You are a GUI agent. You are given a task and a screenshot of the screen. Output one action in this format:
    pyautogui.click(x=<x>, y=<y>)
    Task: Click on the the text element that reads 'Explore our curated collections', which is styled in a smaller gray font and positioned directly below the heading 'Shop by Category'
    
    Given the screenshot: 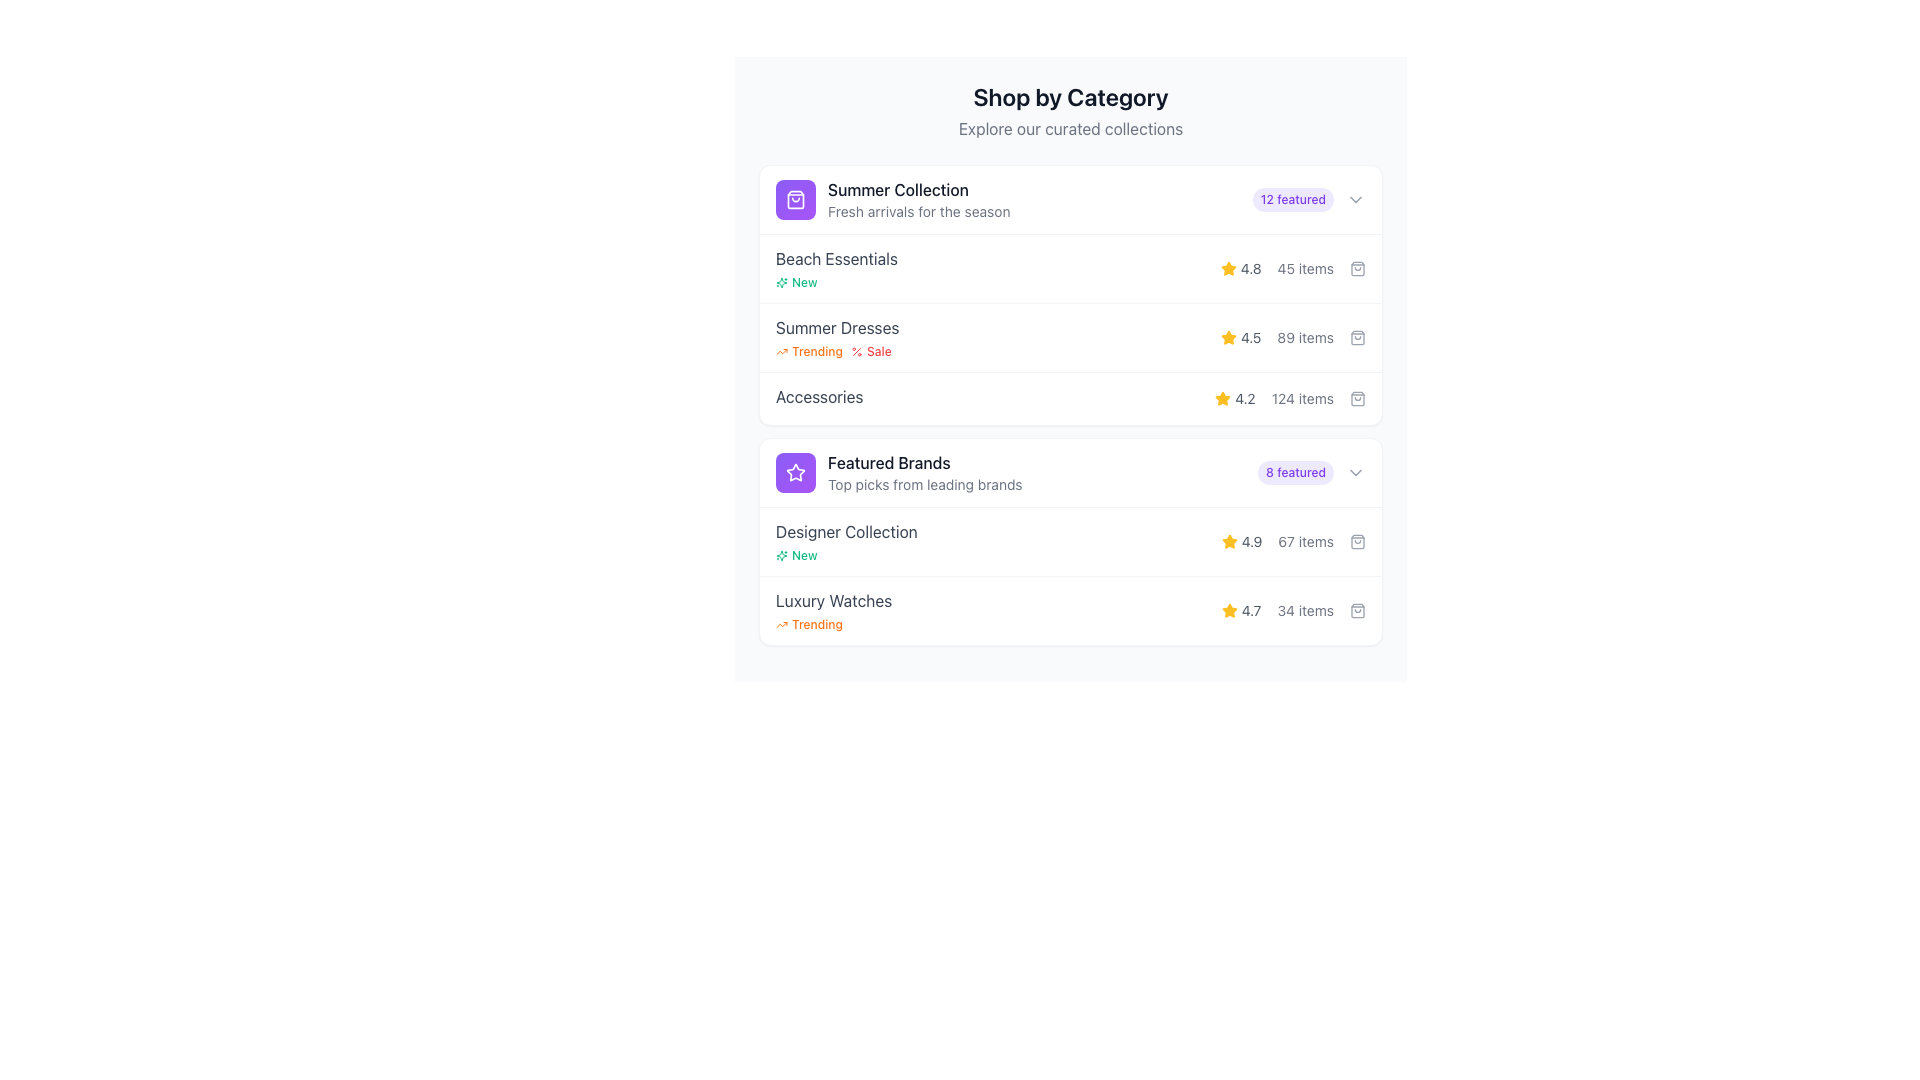 What is the action you would take?
    pyautogui.click(x=1069, y=128)
    